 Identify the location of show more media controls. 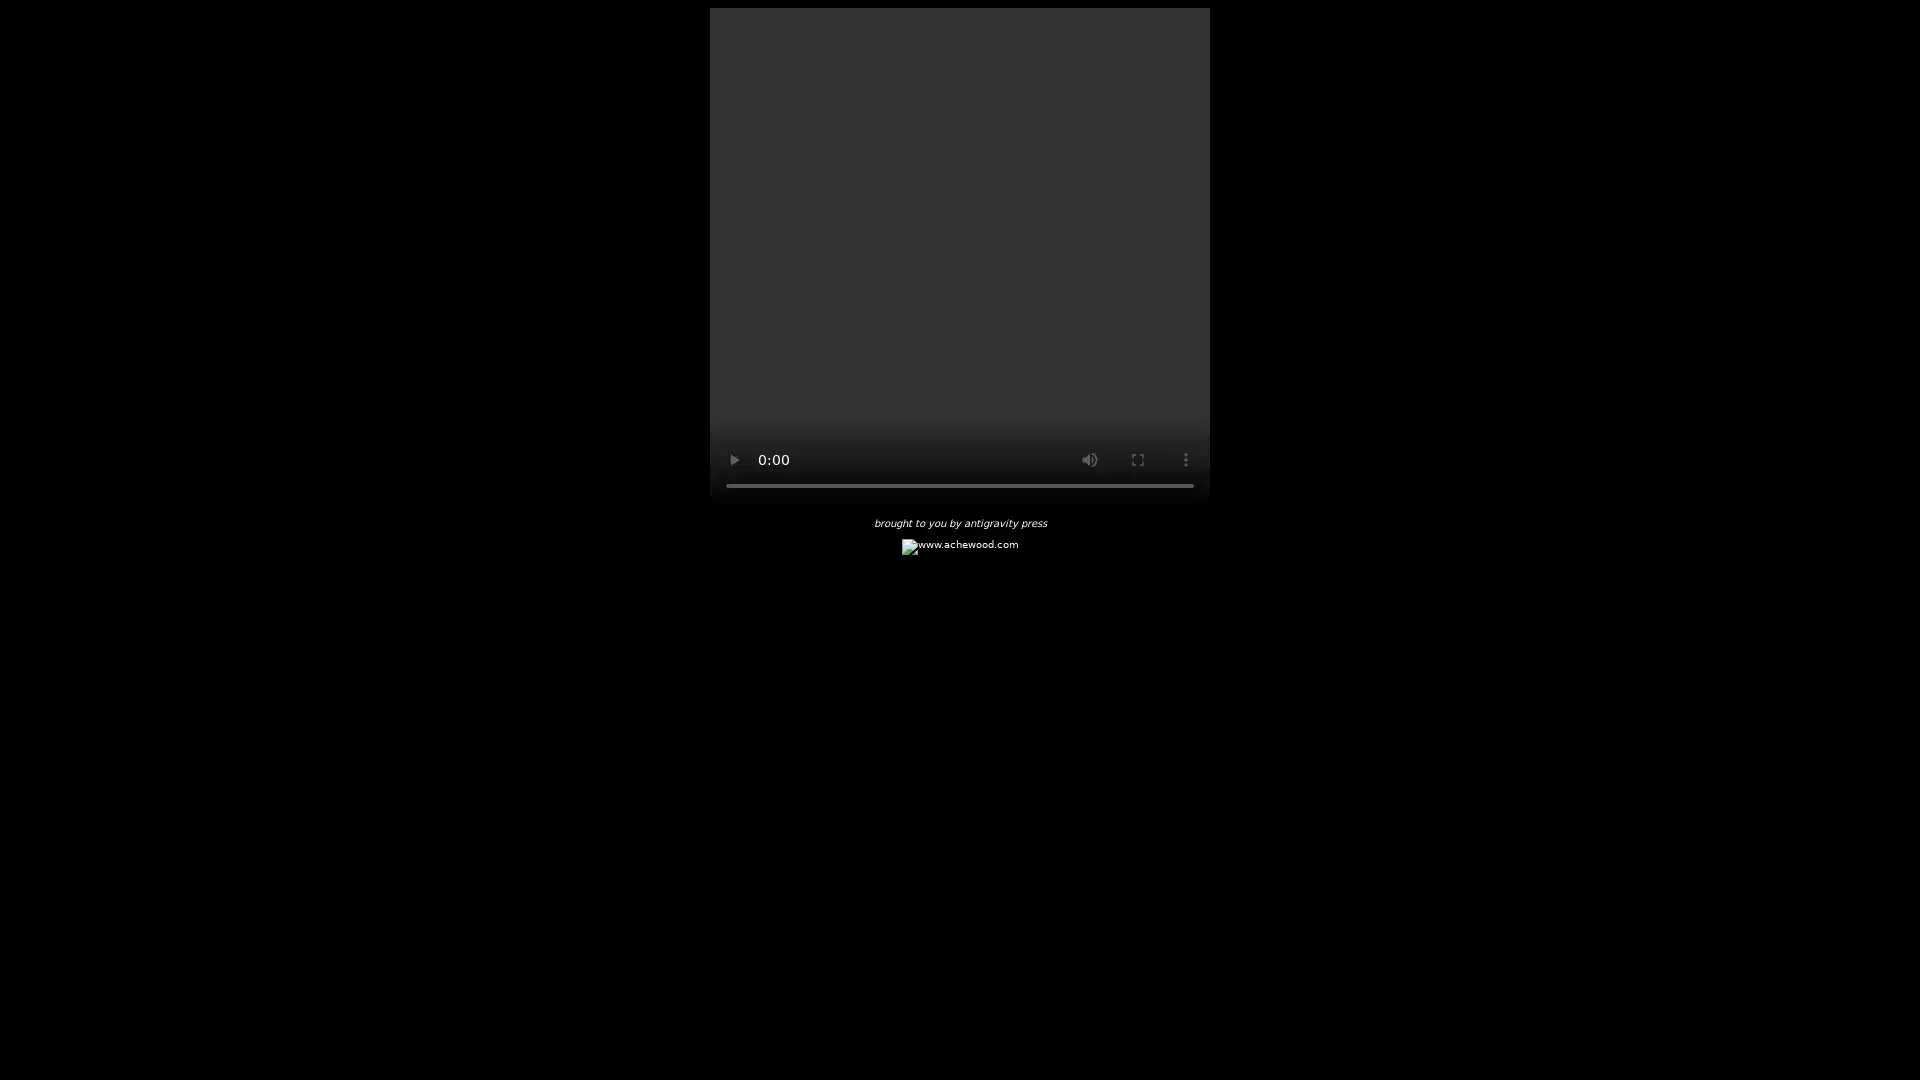
(1185, 459).